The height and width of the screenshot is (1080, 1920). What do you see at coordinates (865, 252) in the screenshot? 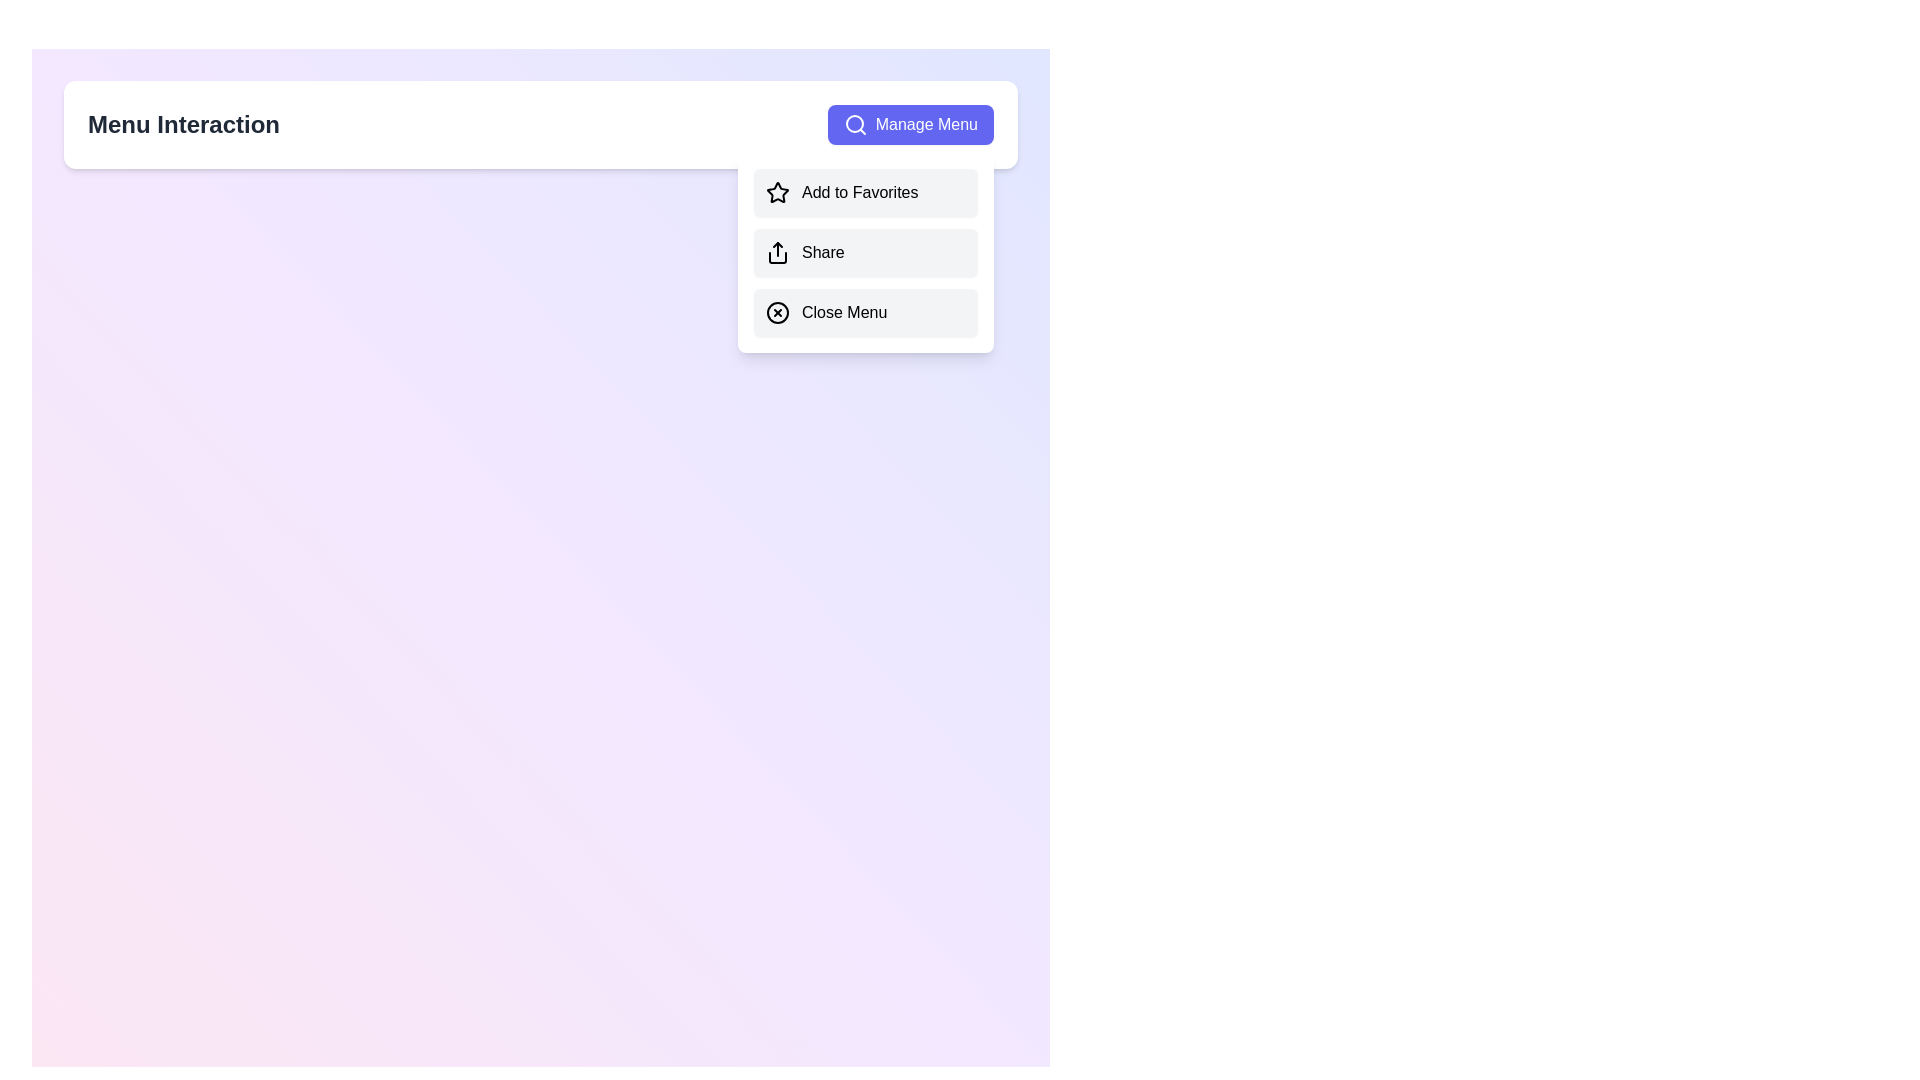
I see `the share button located in the dropdown menu, which is the second option in a vertical stack of three, positioned between the 'Add to Favorites' and 'Close Menu' buttons` at bounding box center [865, 252].